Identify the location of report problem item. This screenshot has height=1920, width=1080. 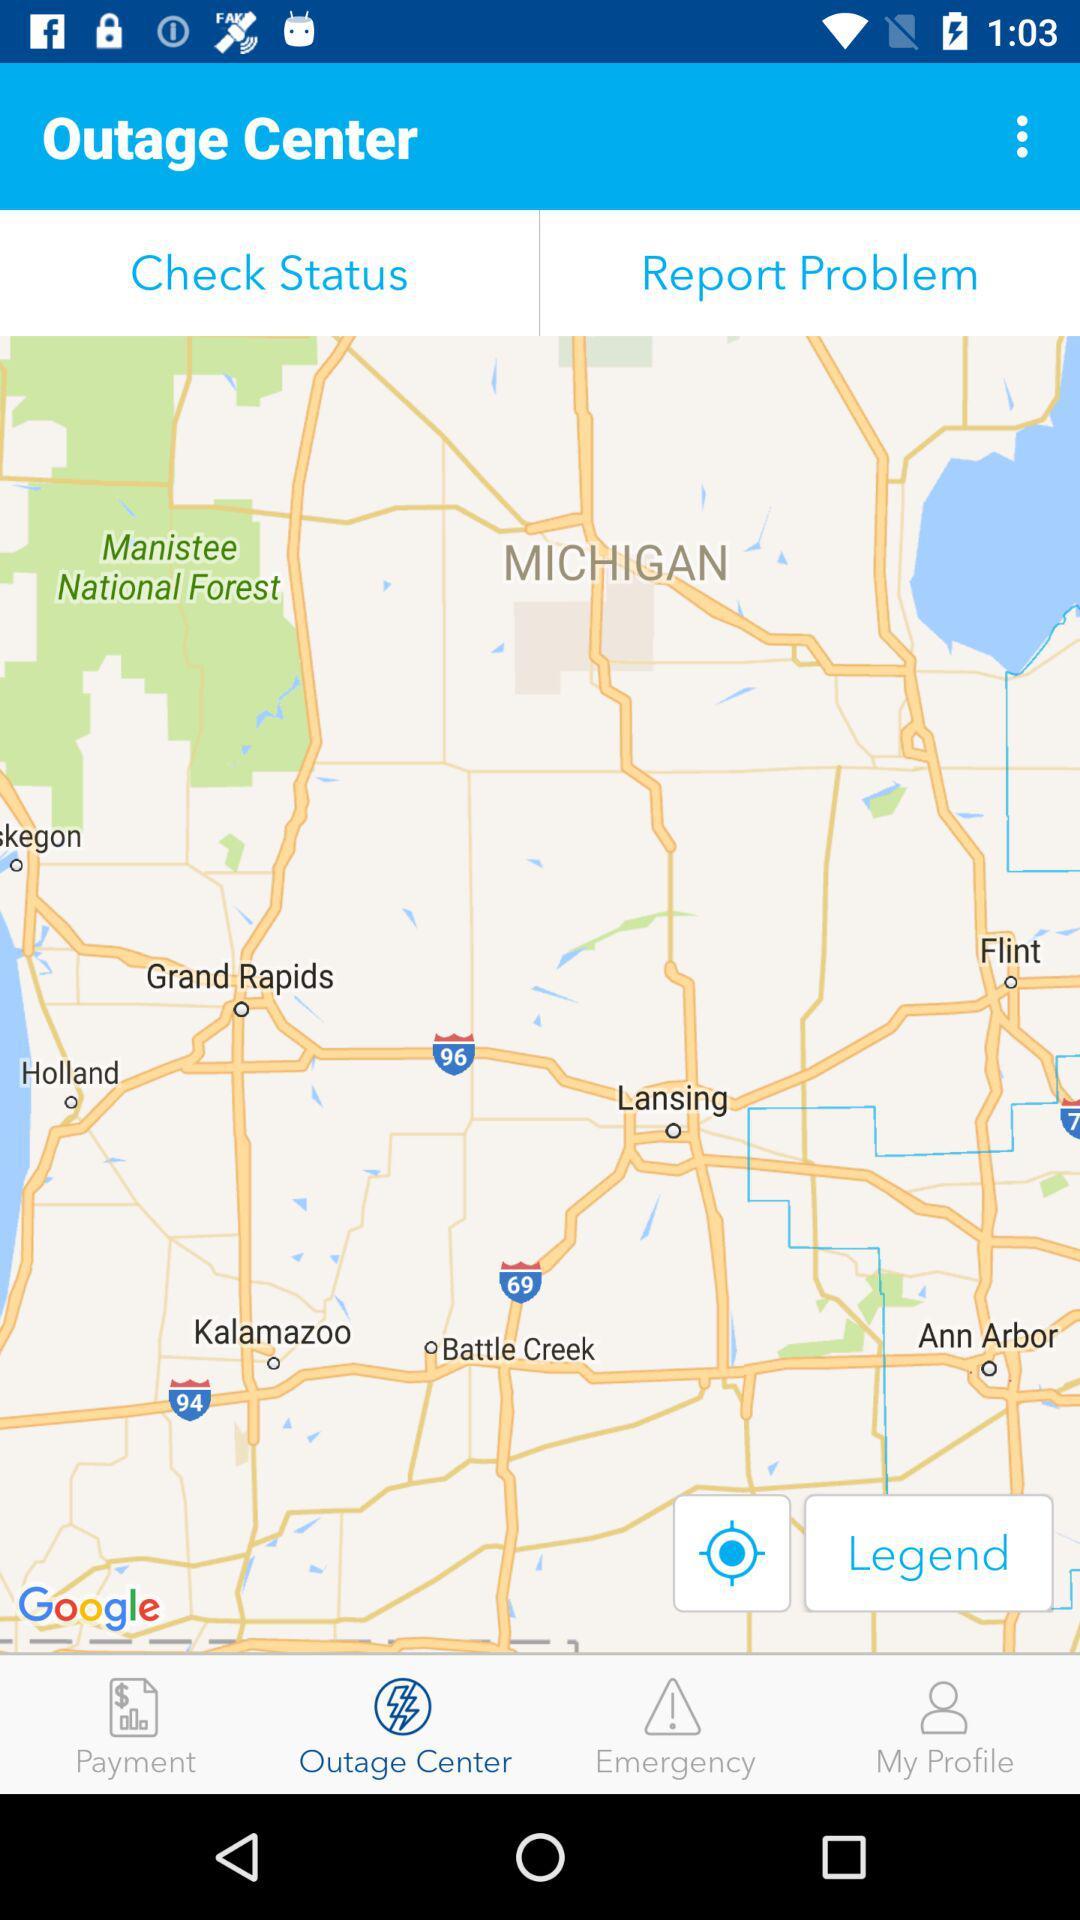
(810, 272).